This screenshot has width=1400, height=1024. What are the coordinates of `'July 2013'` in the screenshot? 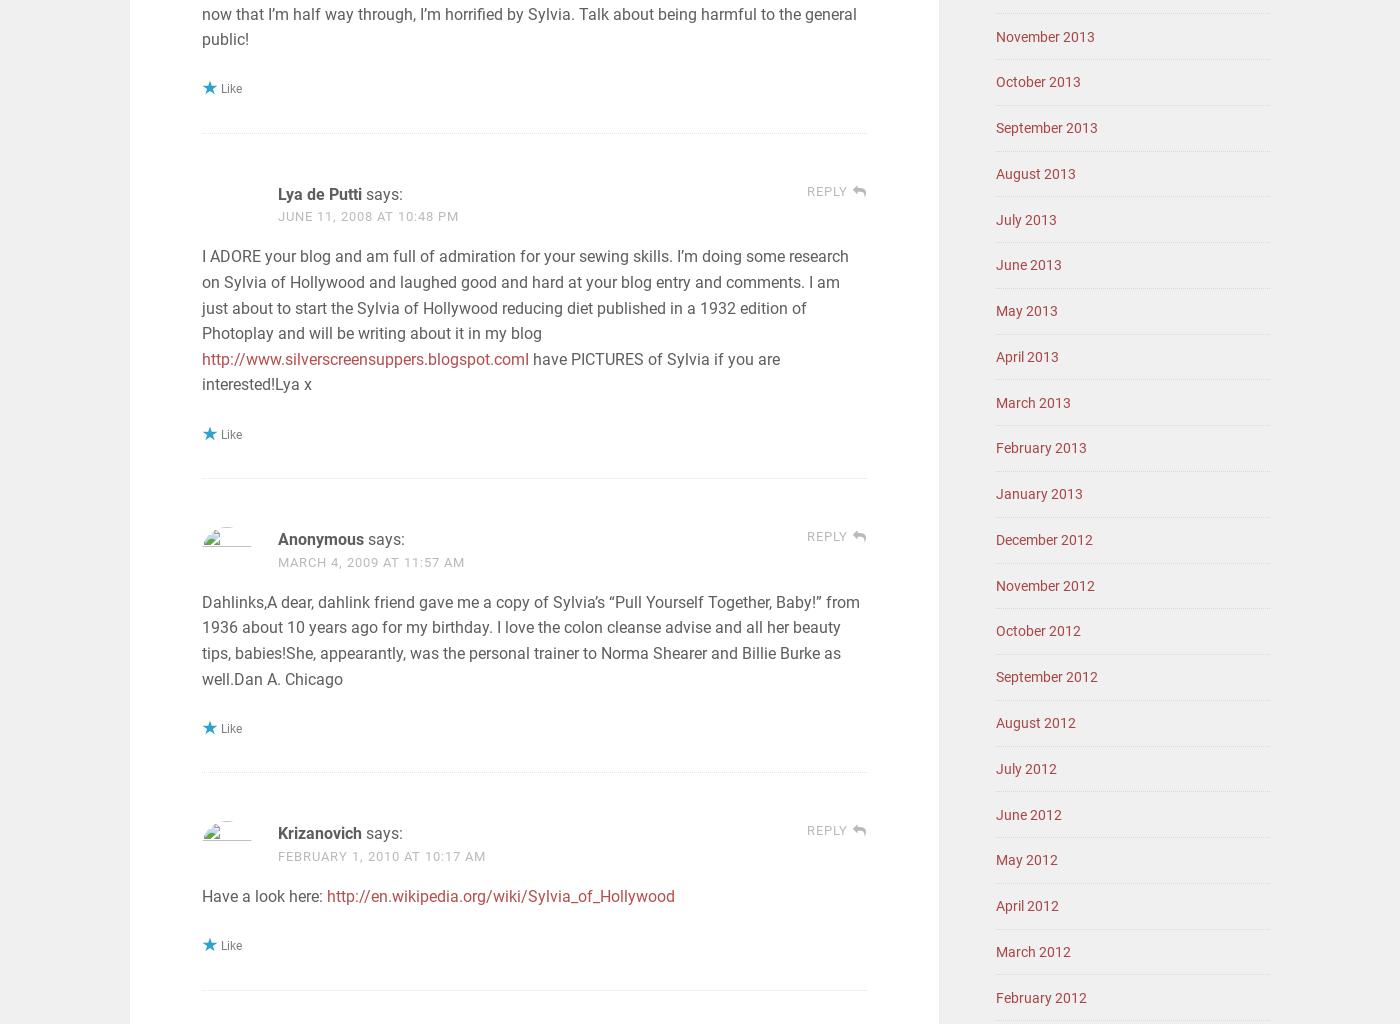 It's located at (1026, 218).